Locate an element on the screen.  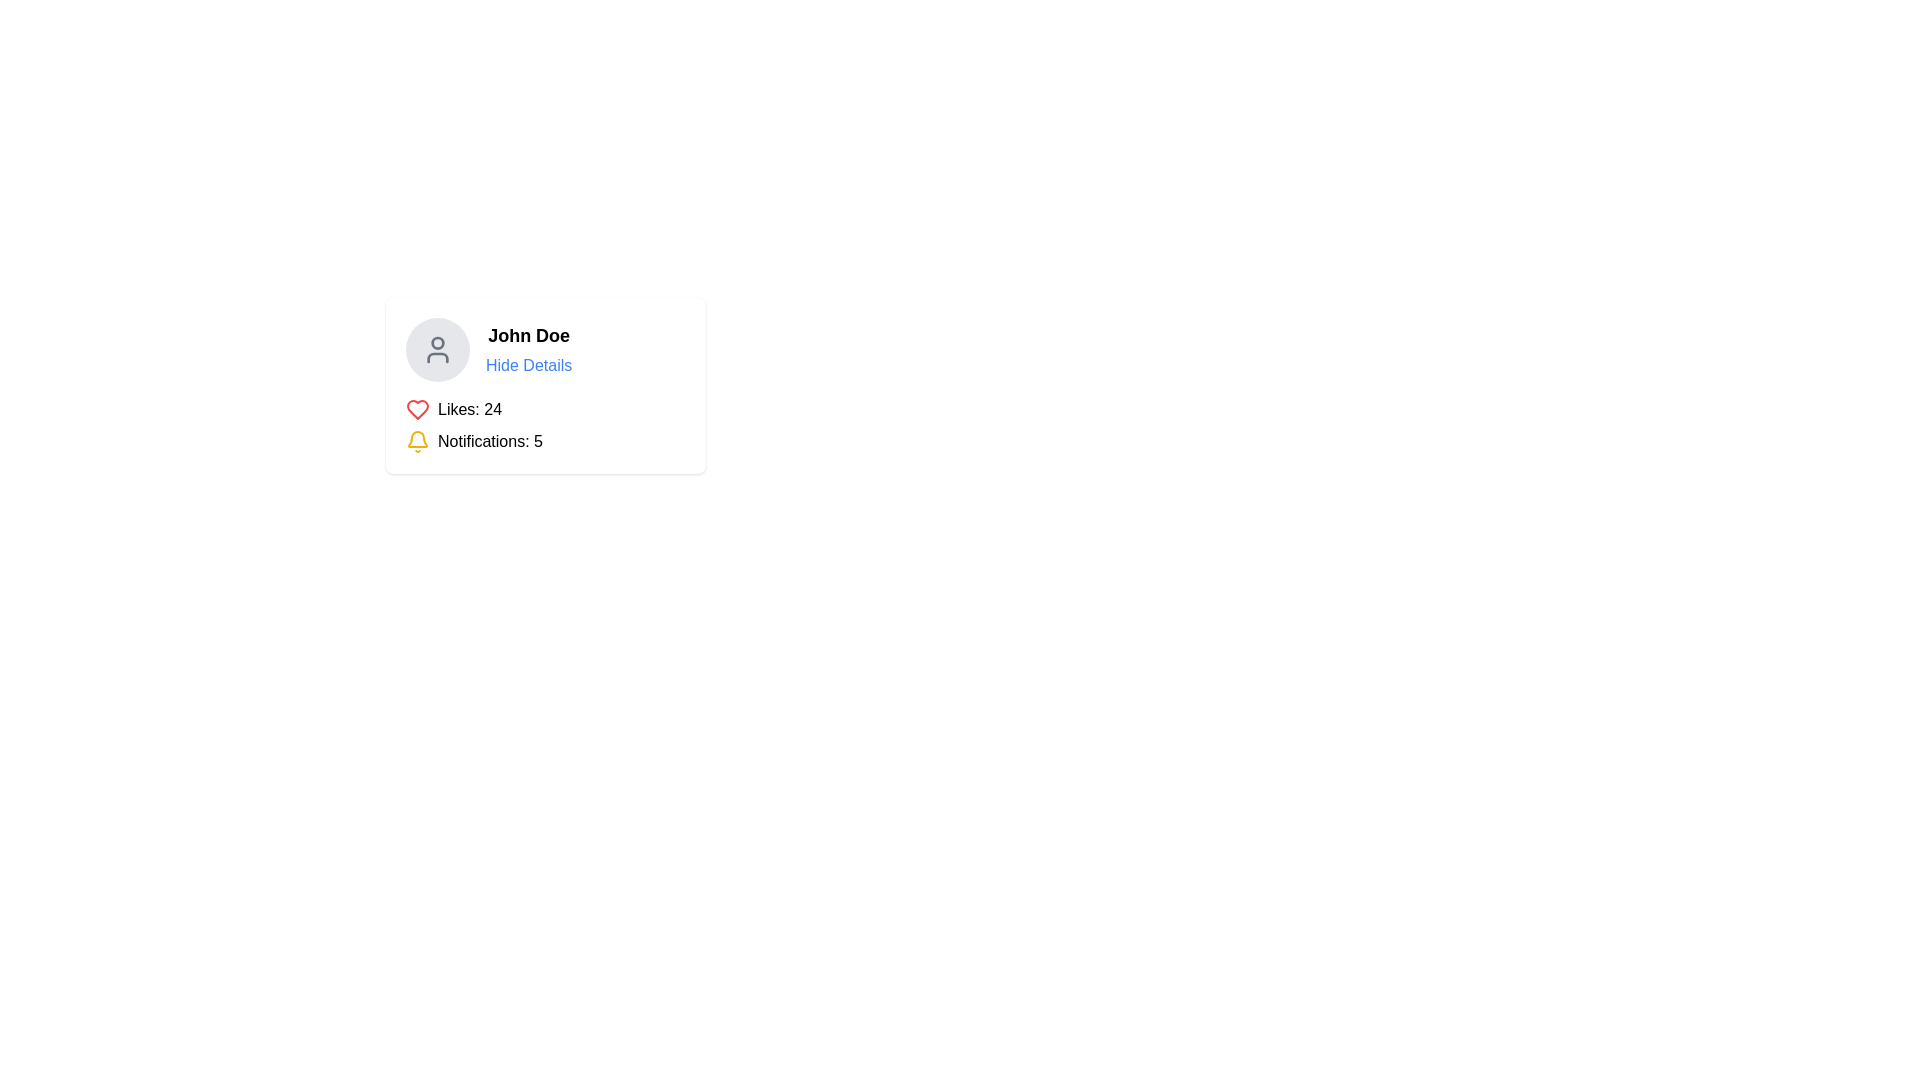
the yellow bell icon outline located at the bottom part of the card grid layout adjacent to the 'Notifications: 5' text label is located at coordinates (416, 438).